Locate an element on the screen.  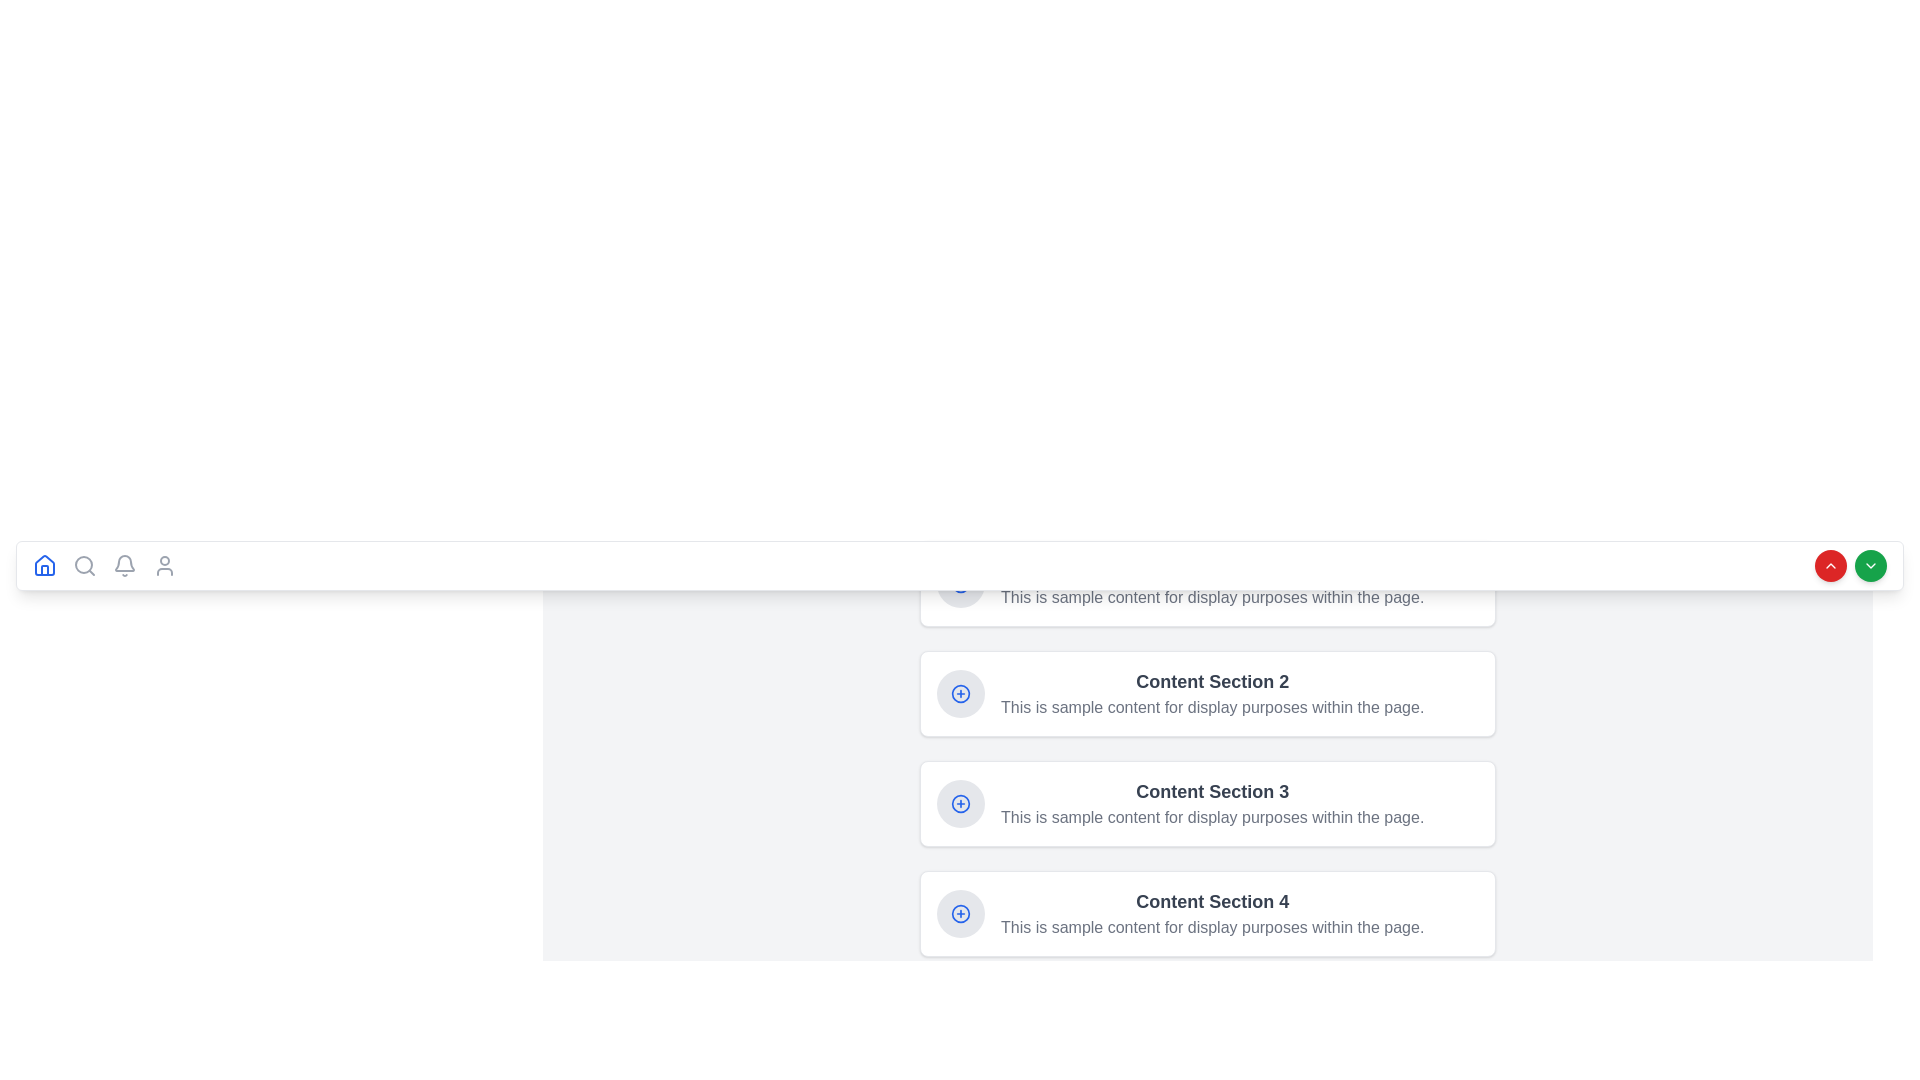
the outer boundary SVG circle of the 'plus' icon located to the left of the text 'Content Section 4' is located at coordinates (960, 914).